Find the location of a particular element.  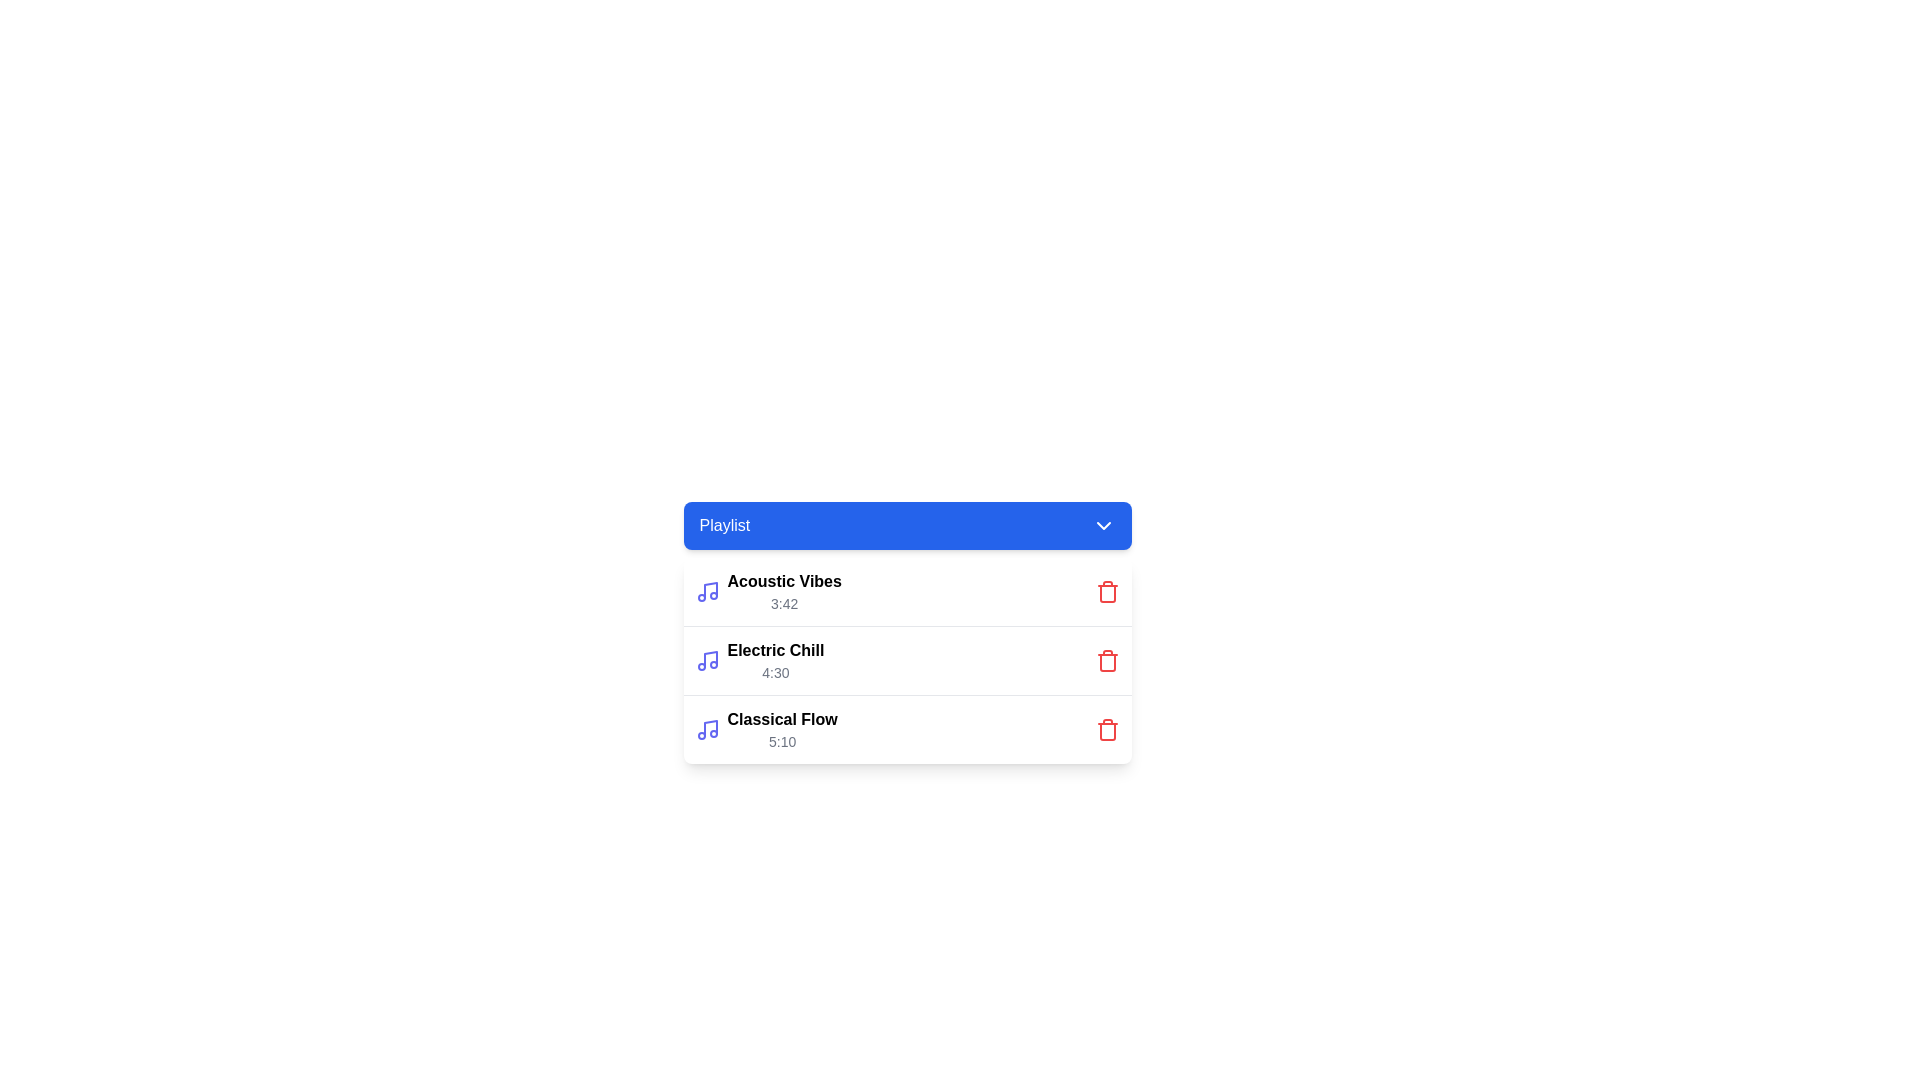

the track labeled 'Acoustic Vibes' for playback by clicking on the first list item under the 'Playlist' header is located at coordinates (906, 590).